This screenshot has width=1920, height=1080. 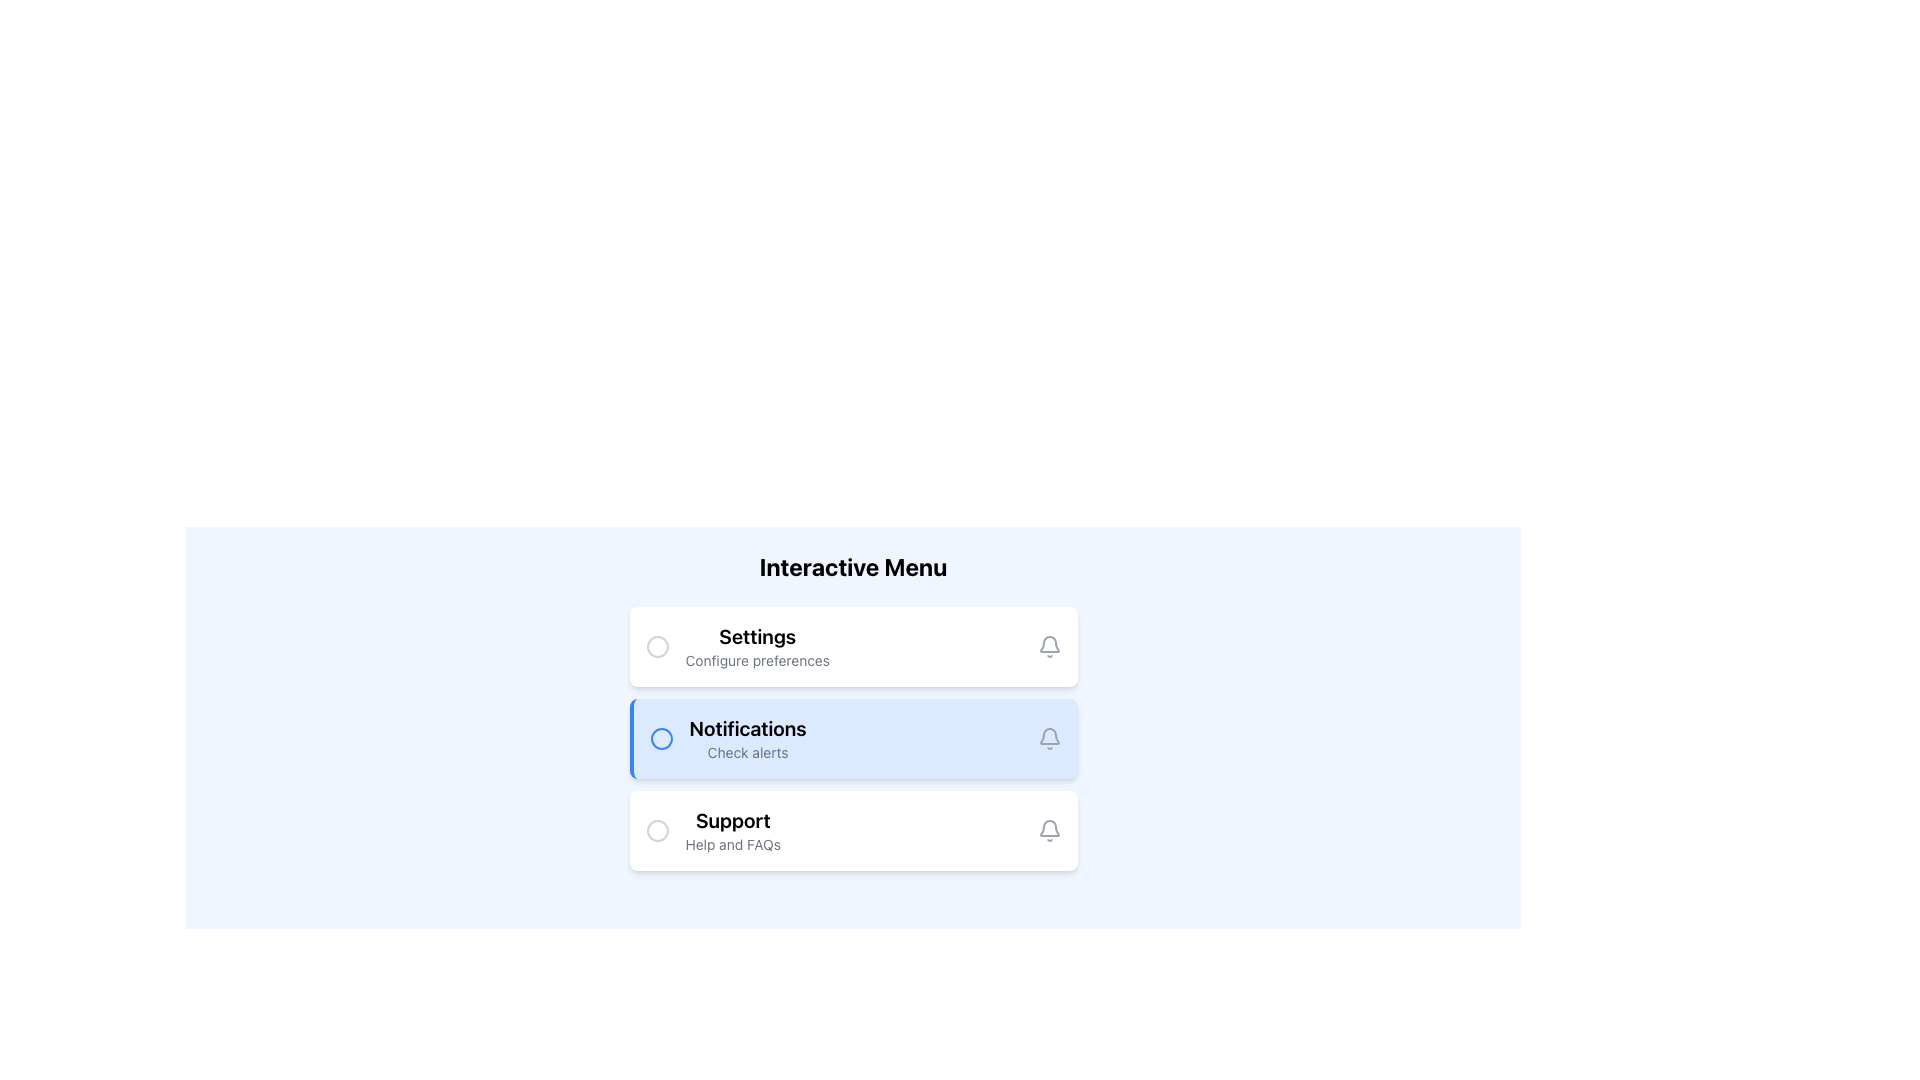 What do you see at coordinates (1048, 647) in the screenshot?
I see `the bell icon located at the far right of the 'Settings - Configure preferences' row, which serves as a notification indicator or button` at bounding box center [1048, 647].